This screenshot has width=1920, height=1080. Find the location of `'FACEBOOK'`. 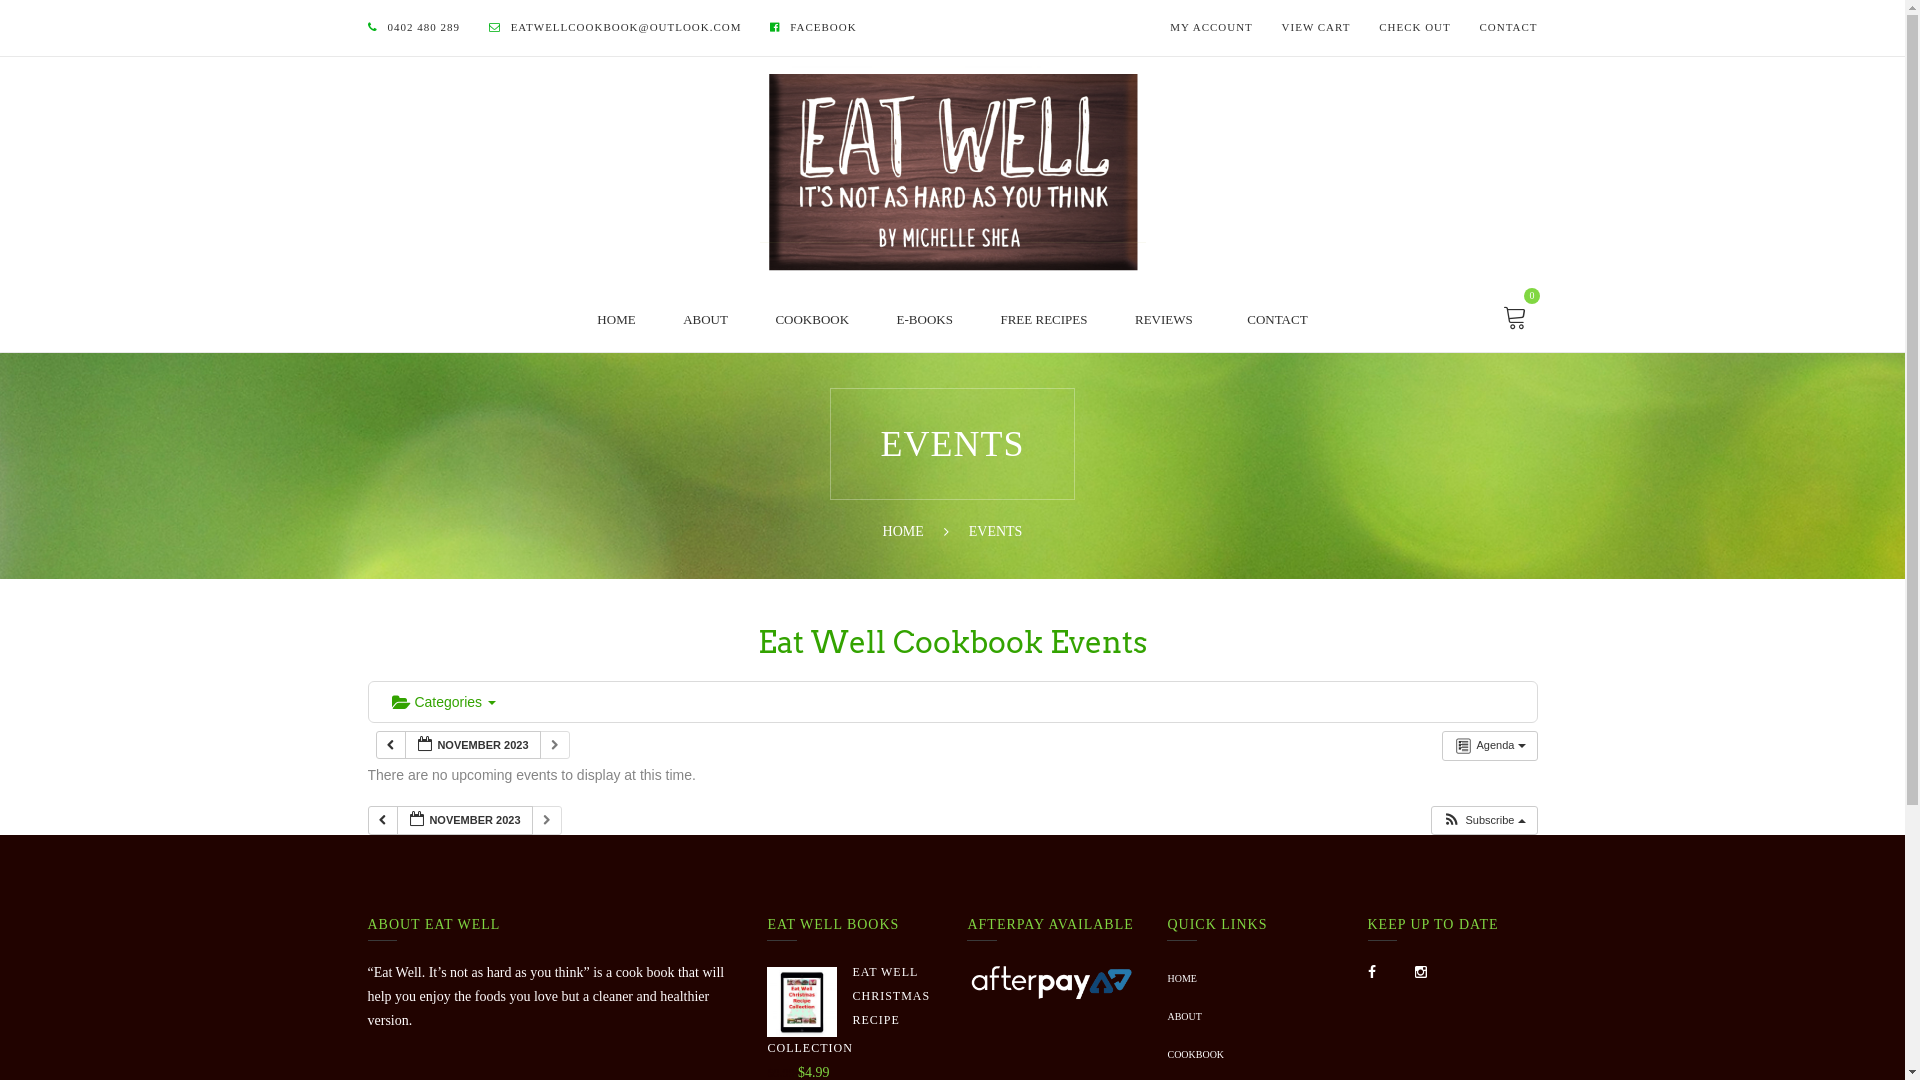

'FACEBOOK' is located at coordinates (822, 27).